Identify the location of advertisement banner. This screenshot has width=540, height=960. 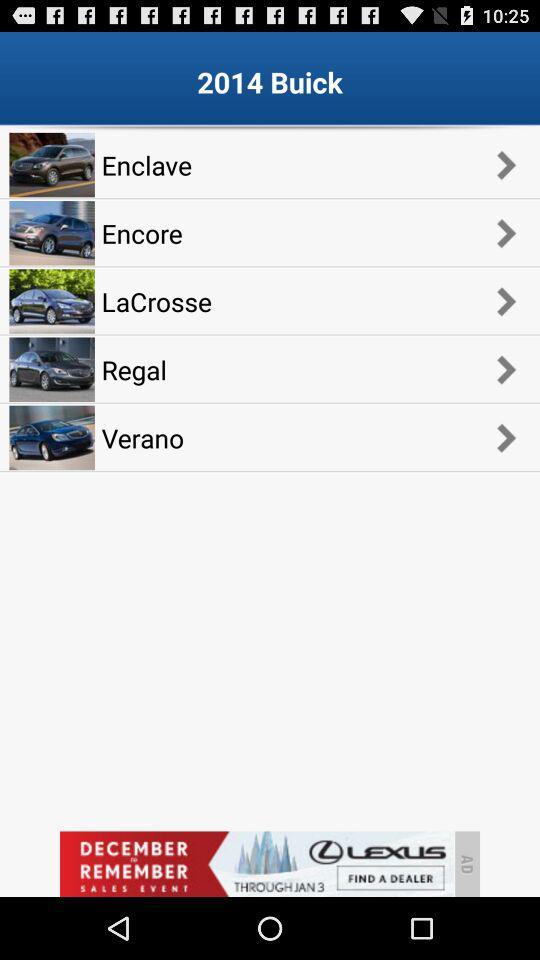
(256, 863).